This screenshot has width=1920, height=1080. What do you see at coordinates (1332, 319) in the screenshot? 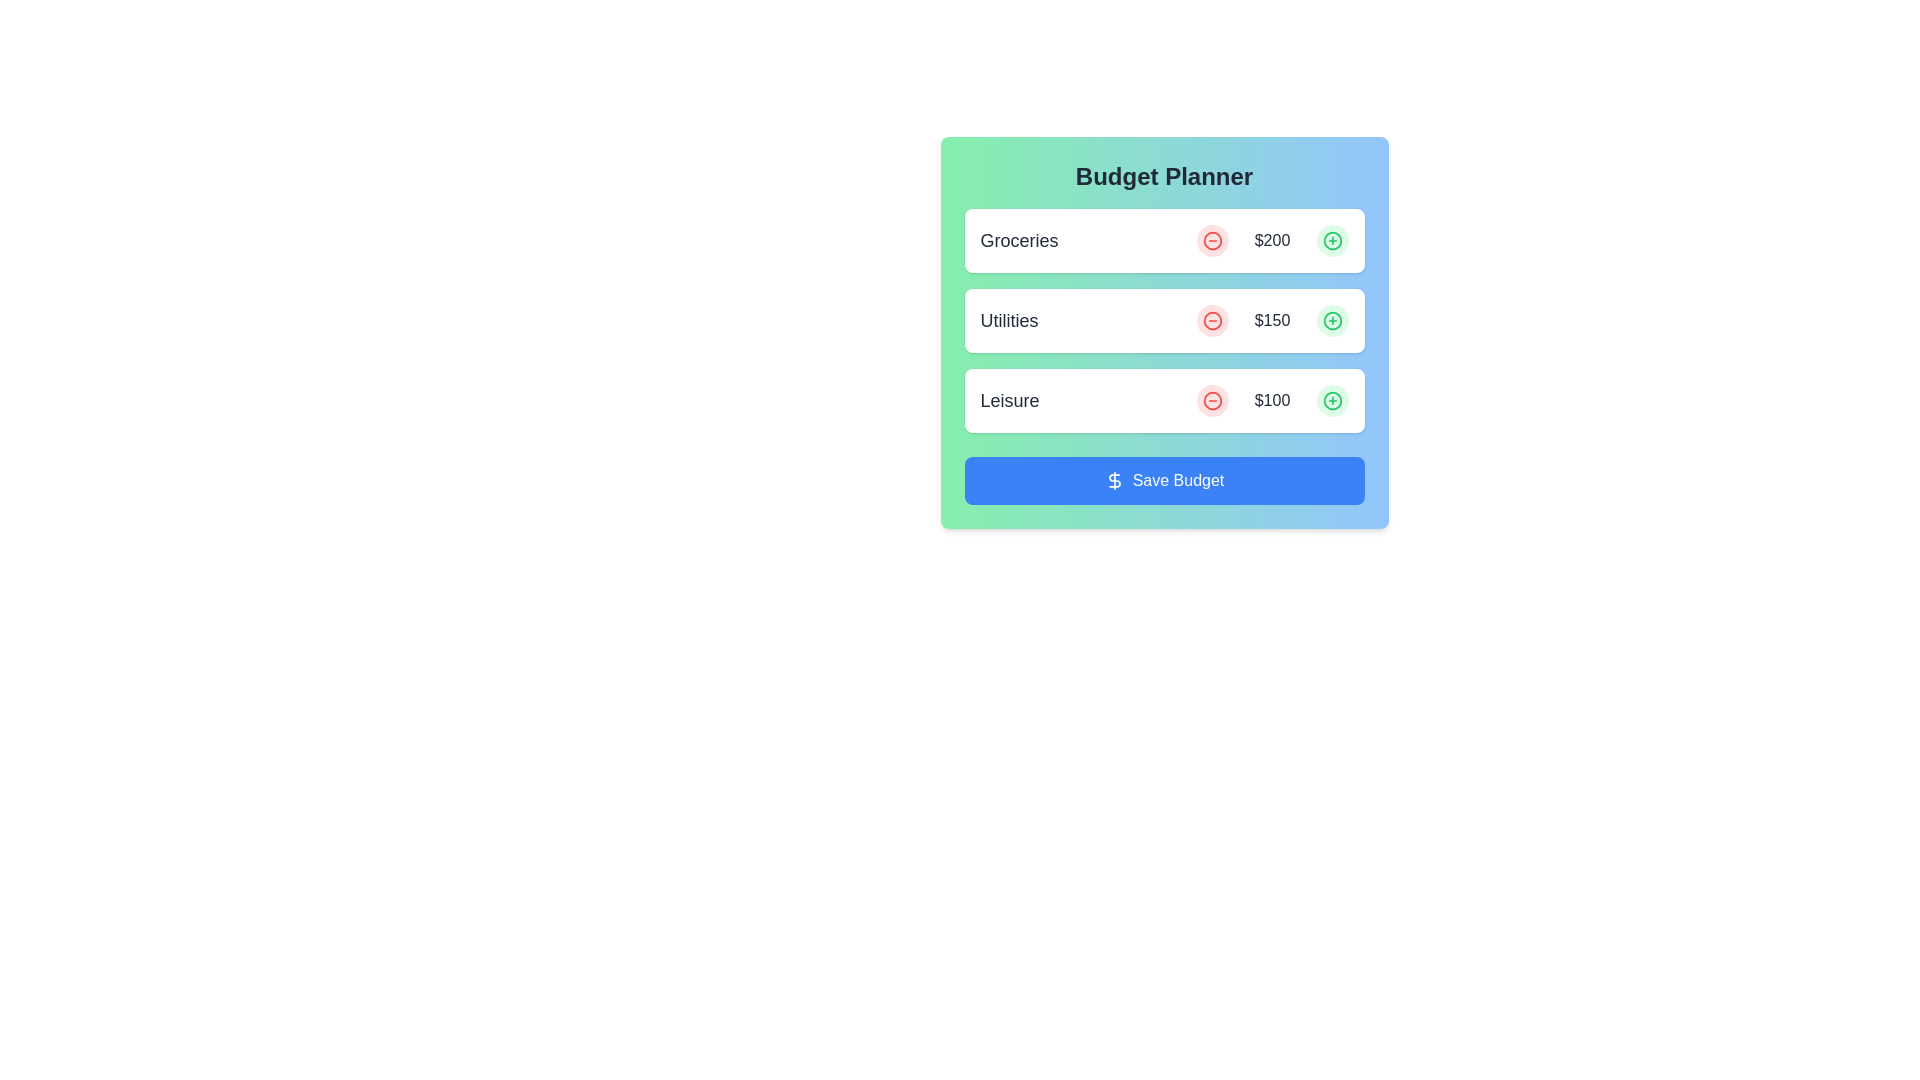
I see `the circular green Increment/Addition button with a plus sign at its center to change its background color` at bounding box center [1332, 319].